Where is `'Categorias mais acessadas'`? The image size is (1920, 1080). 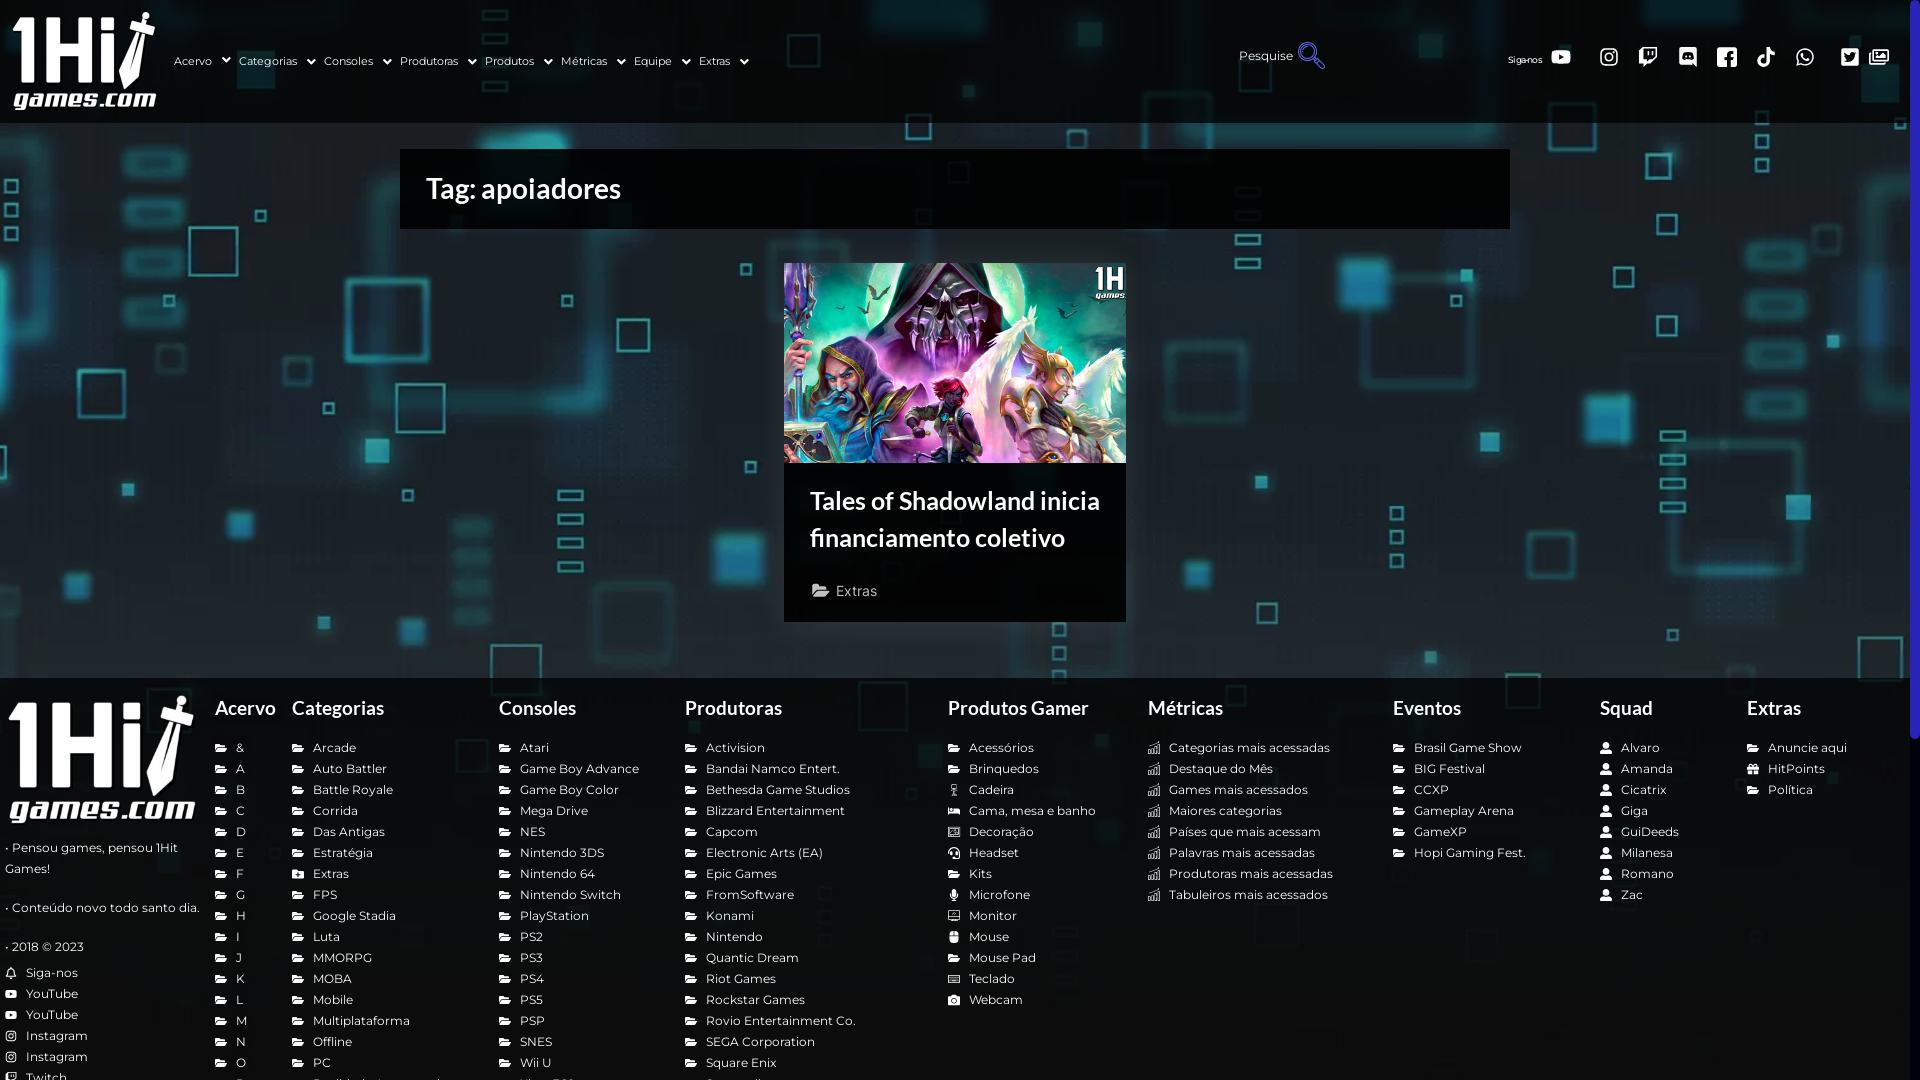 'Categorias mais acessadas' is located at coordinates (1258, 747).